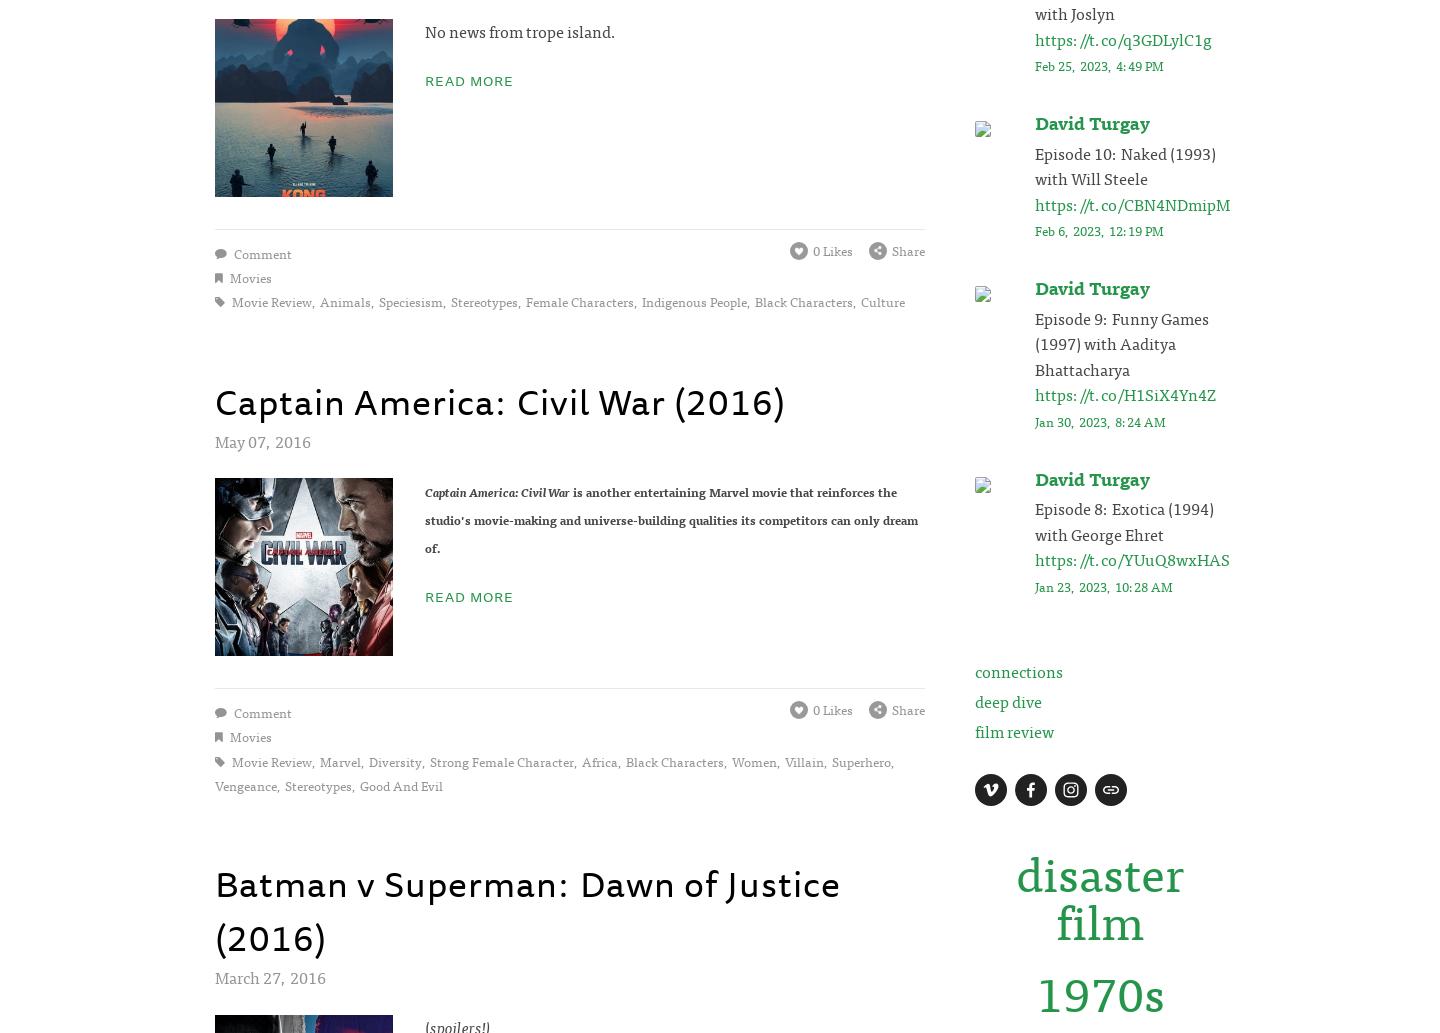  I want to click on 'vengeance', so click(244, 785).